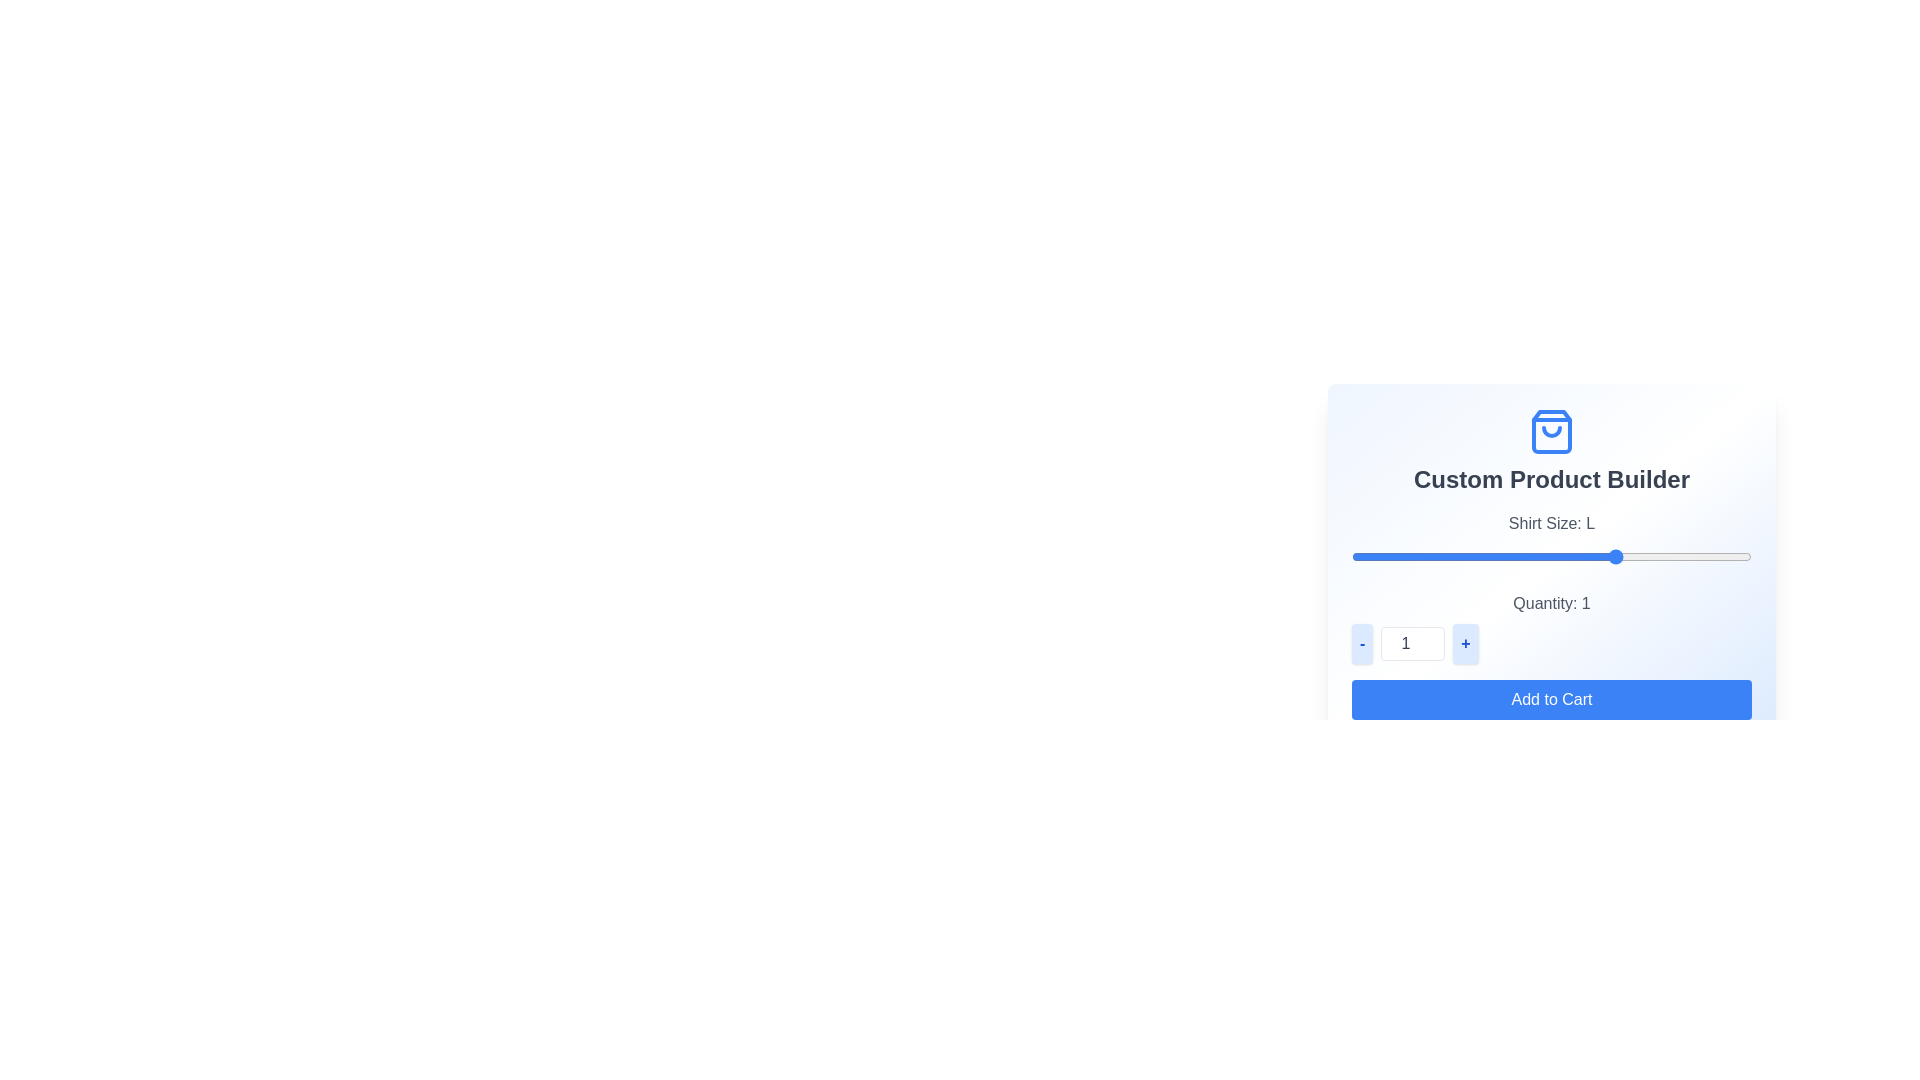 The height and width of the screenshot is (1080, 1920). What do you see at coordinates (1361, 644) in the screenshot?
I see `the blue decrement button with a '-' sign located to the left of the input number field` at bounding box center [1361, 644].